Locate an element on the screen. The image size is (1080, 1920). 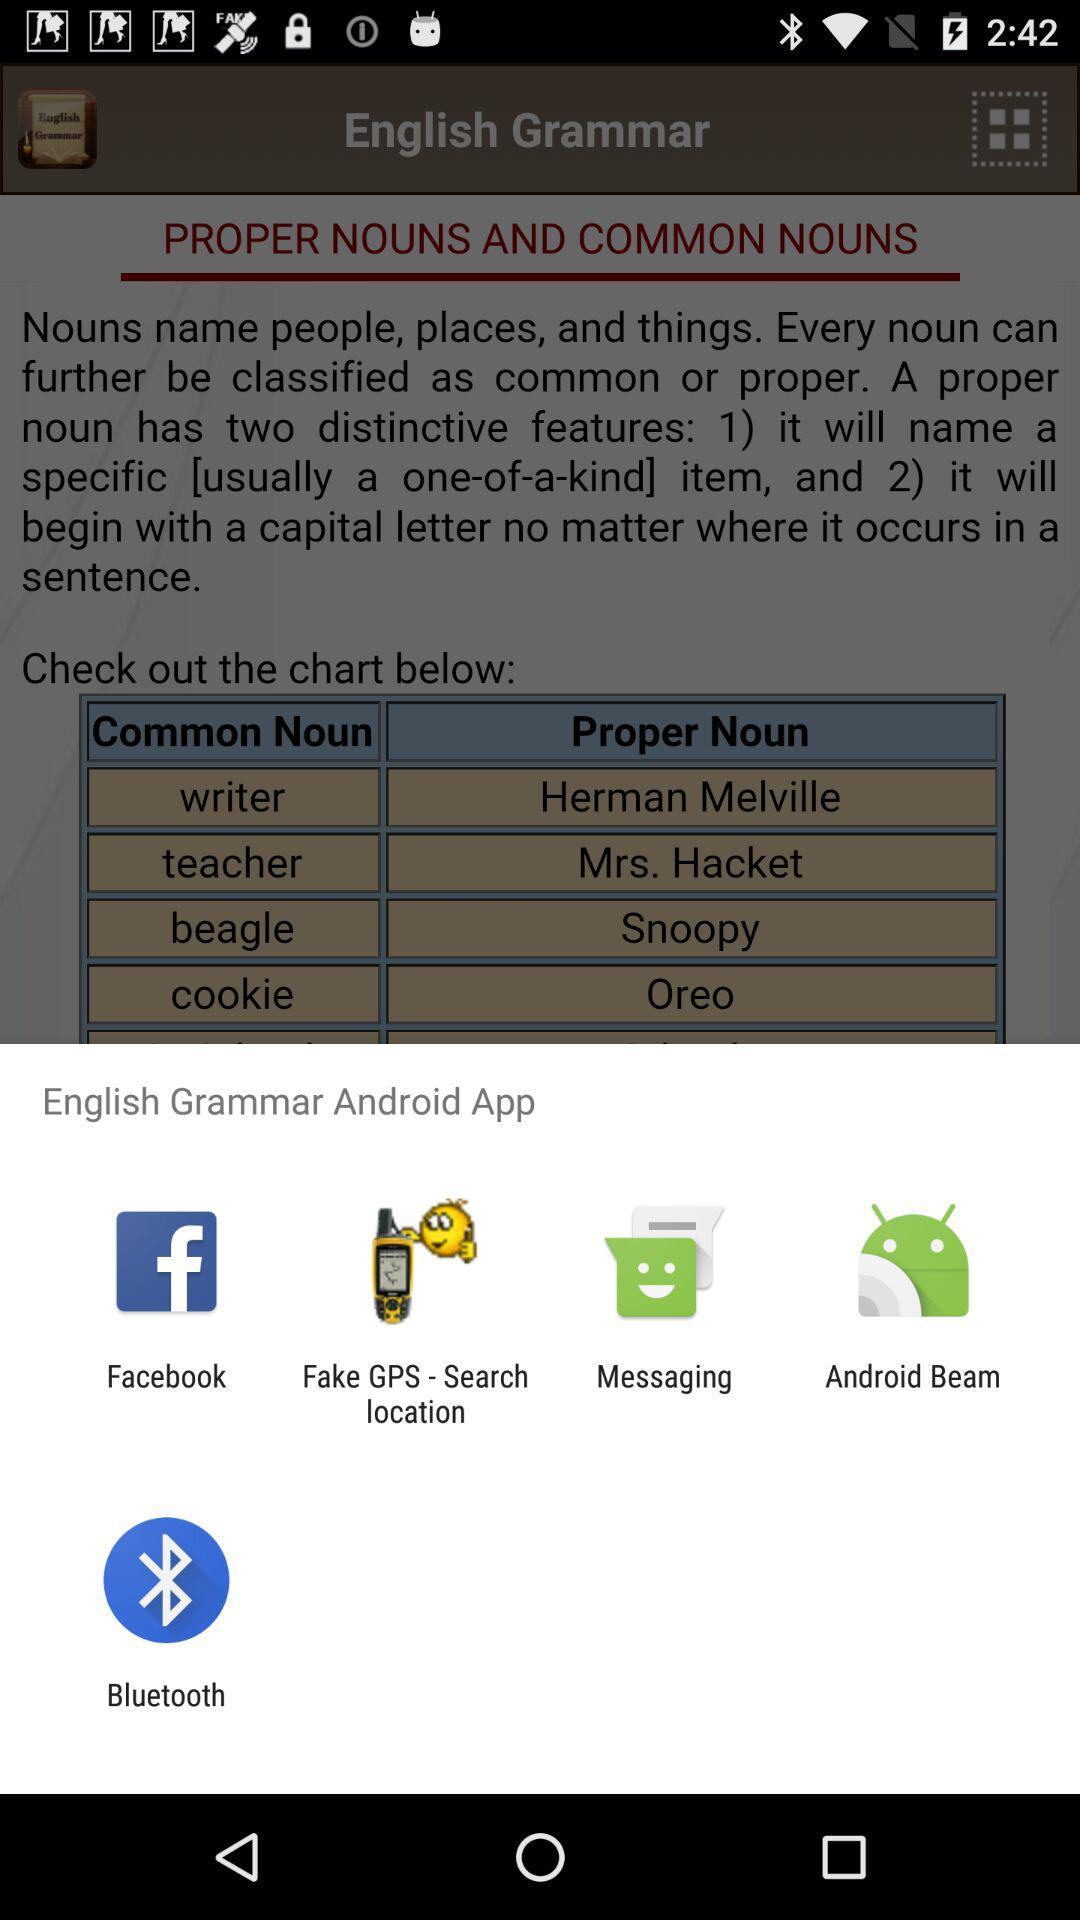
item next to the facebook item is located at coordinates (414, 1392).